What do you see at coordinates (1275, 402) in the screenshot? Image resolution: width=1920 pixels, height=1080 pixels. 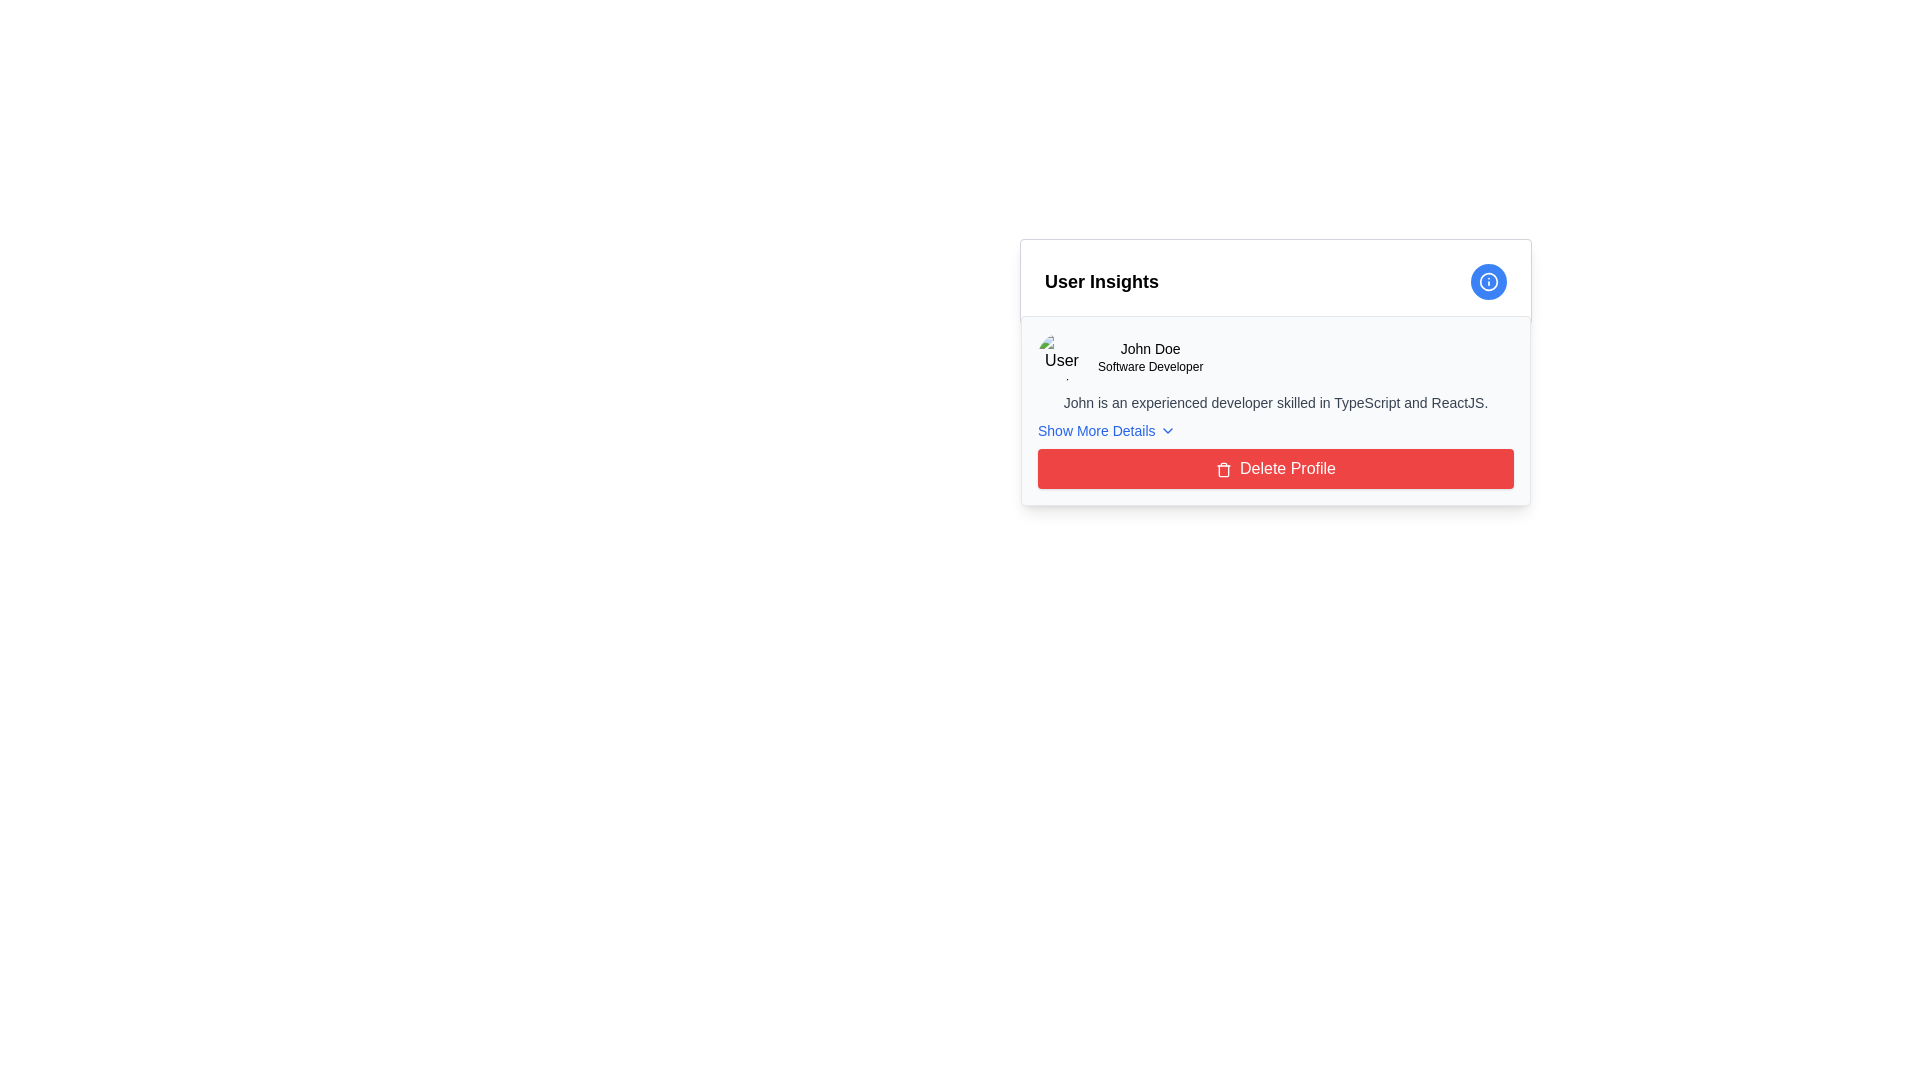 I see `descriptive text about the user's professional skills and expertise located in the 'User Insights' section, positioned above the 'Show More Details' text and below the user's name and designation` at bounding box center [1275, 402].